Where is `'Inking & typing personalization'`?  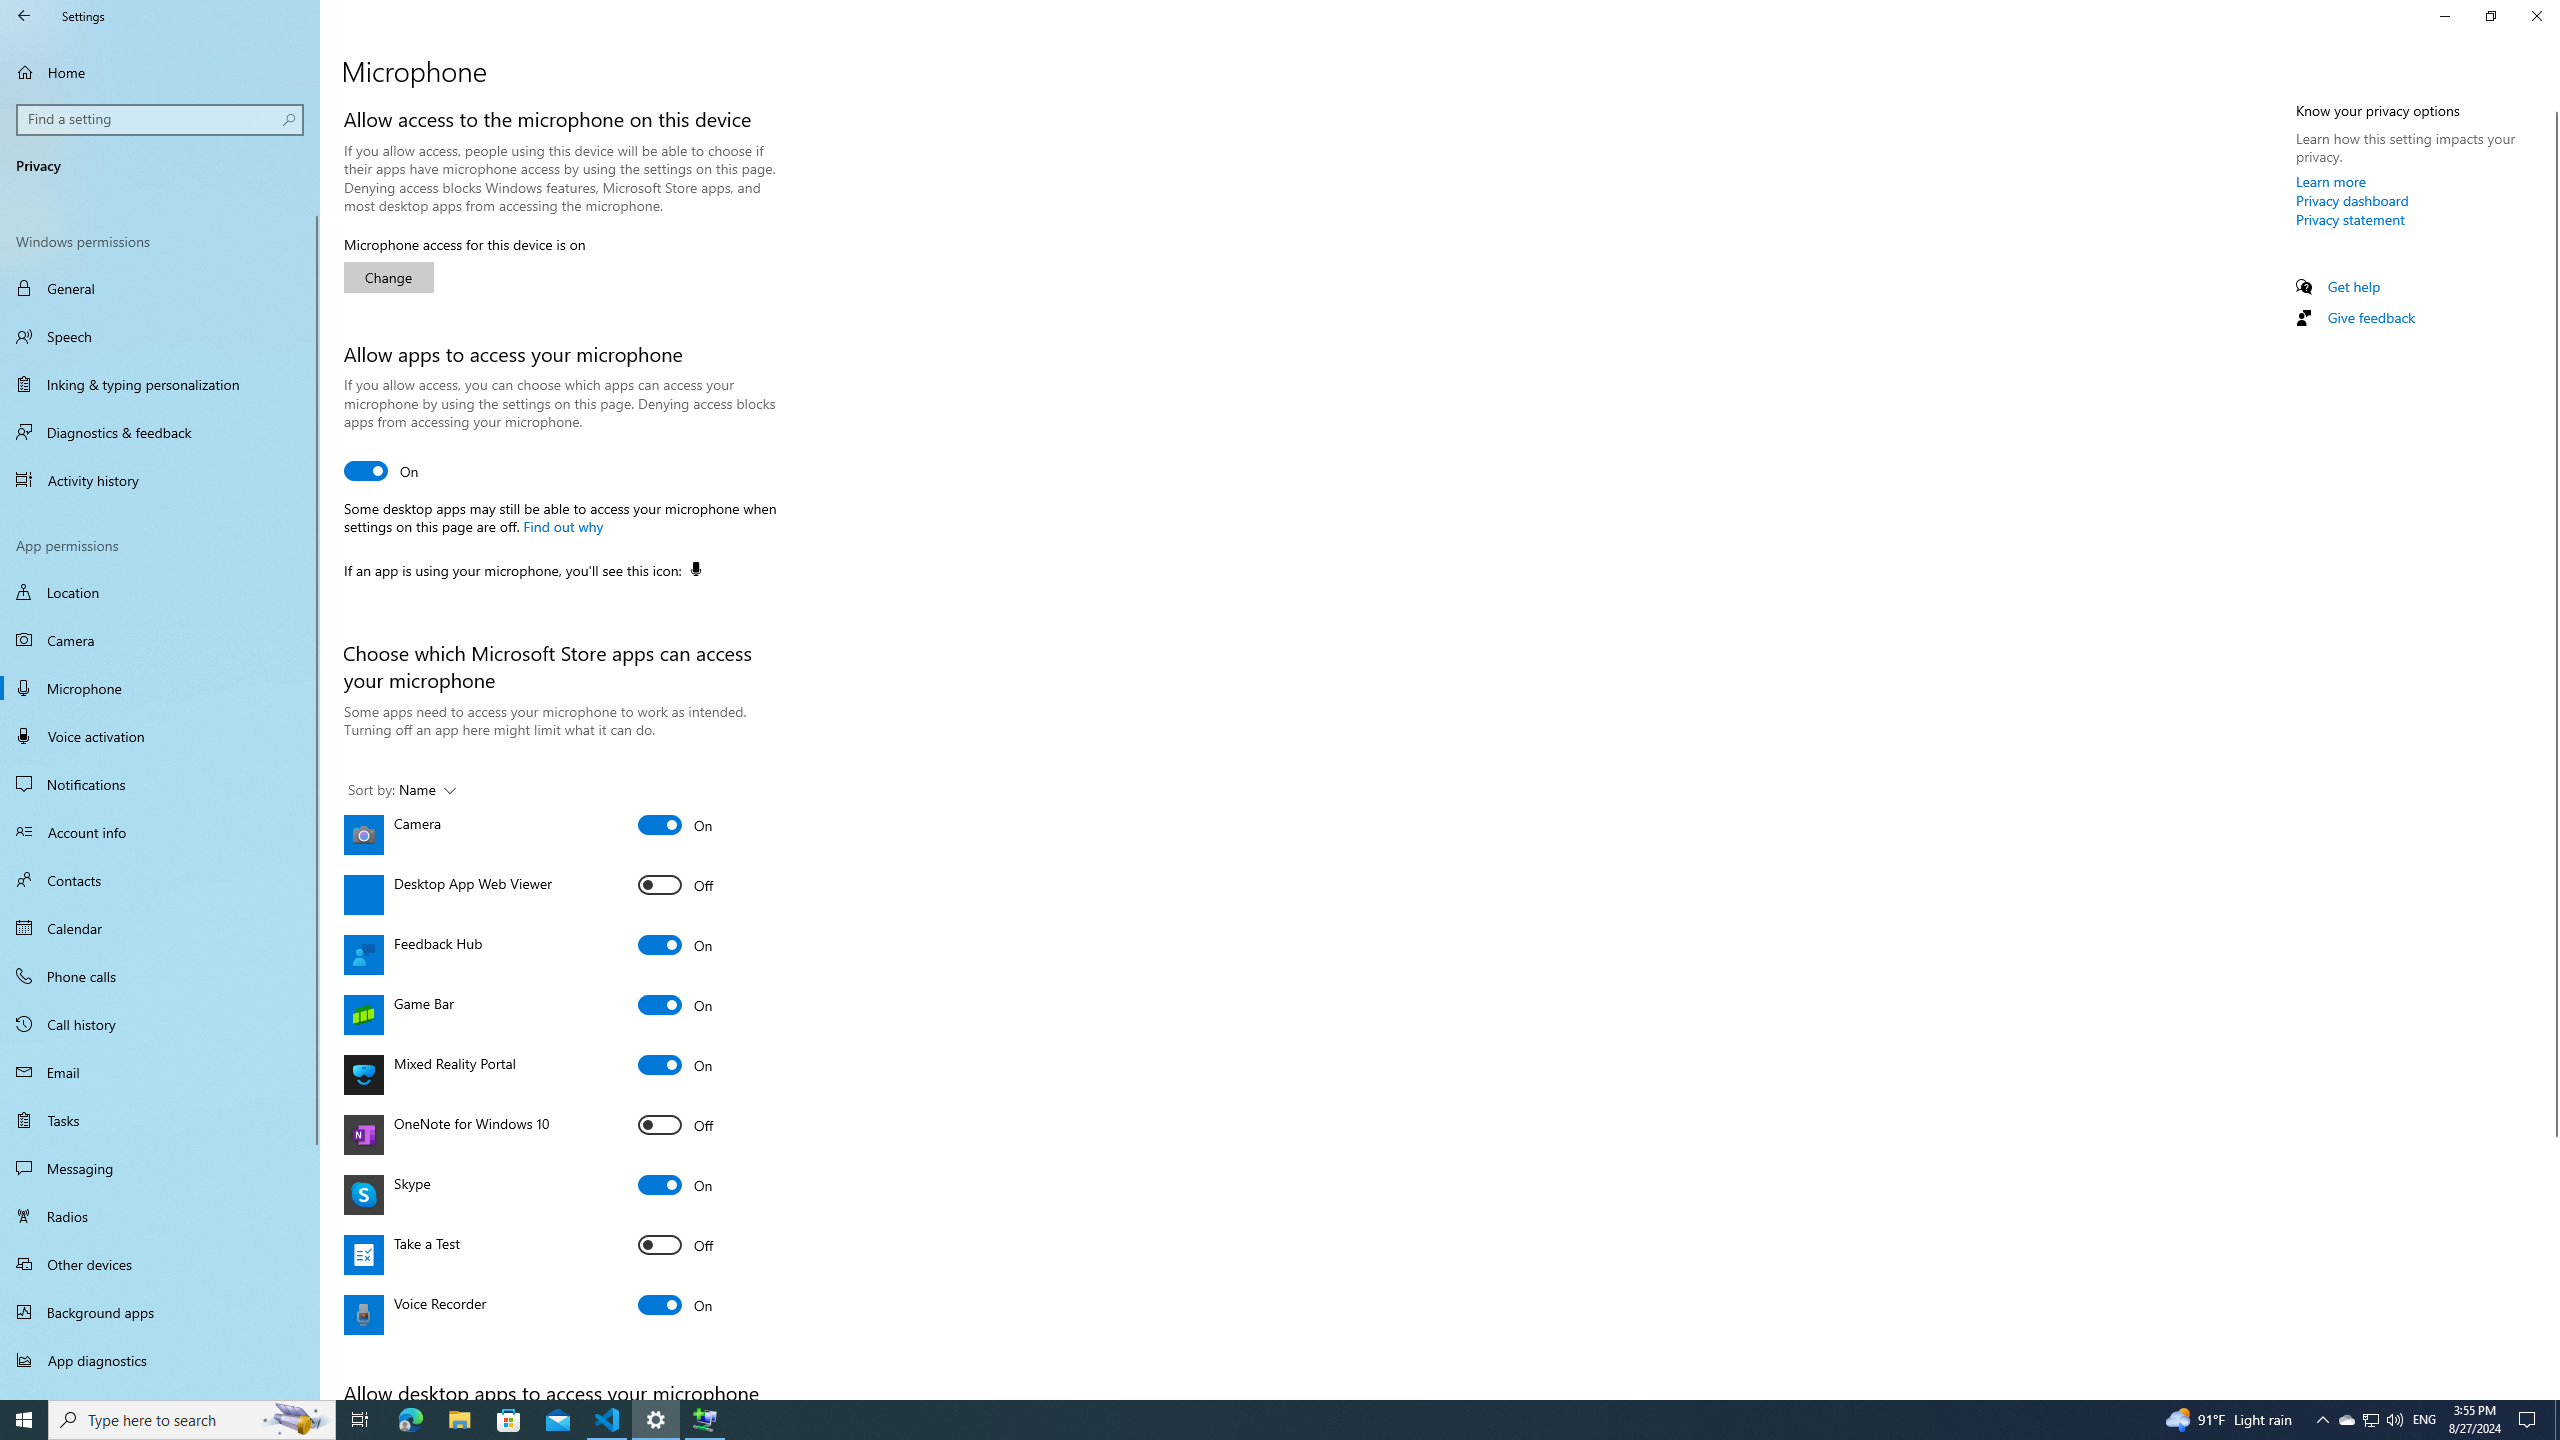 'Inking & typing personalization' is located at coordinates (159, 382).